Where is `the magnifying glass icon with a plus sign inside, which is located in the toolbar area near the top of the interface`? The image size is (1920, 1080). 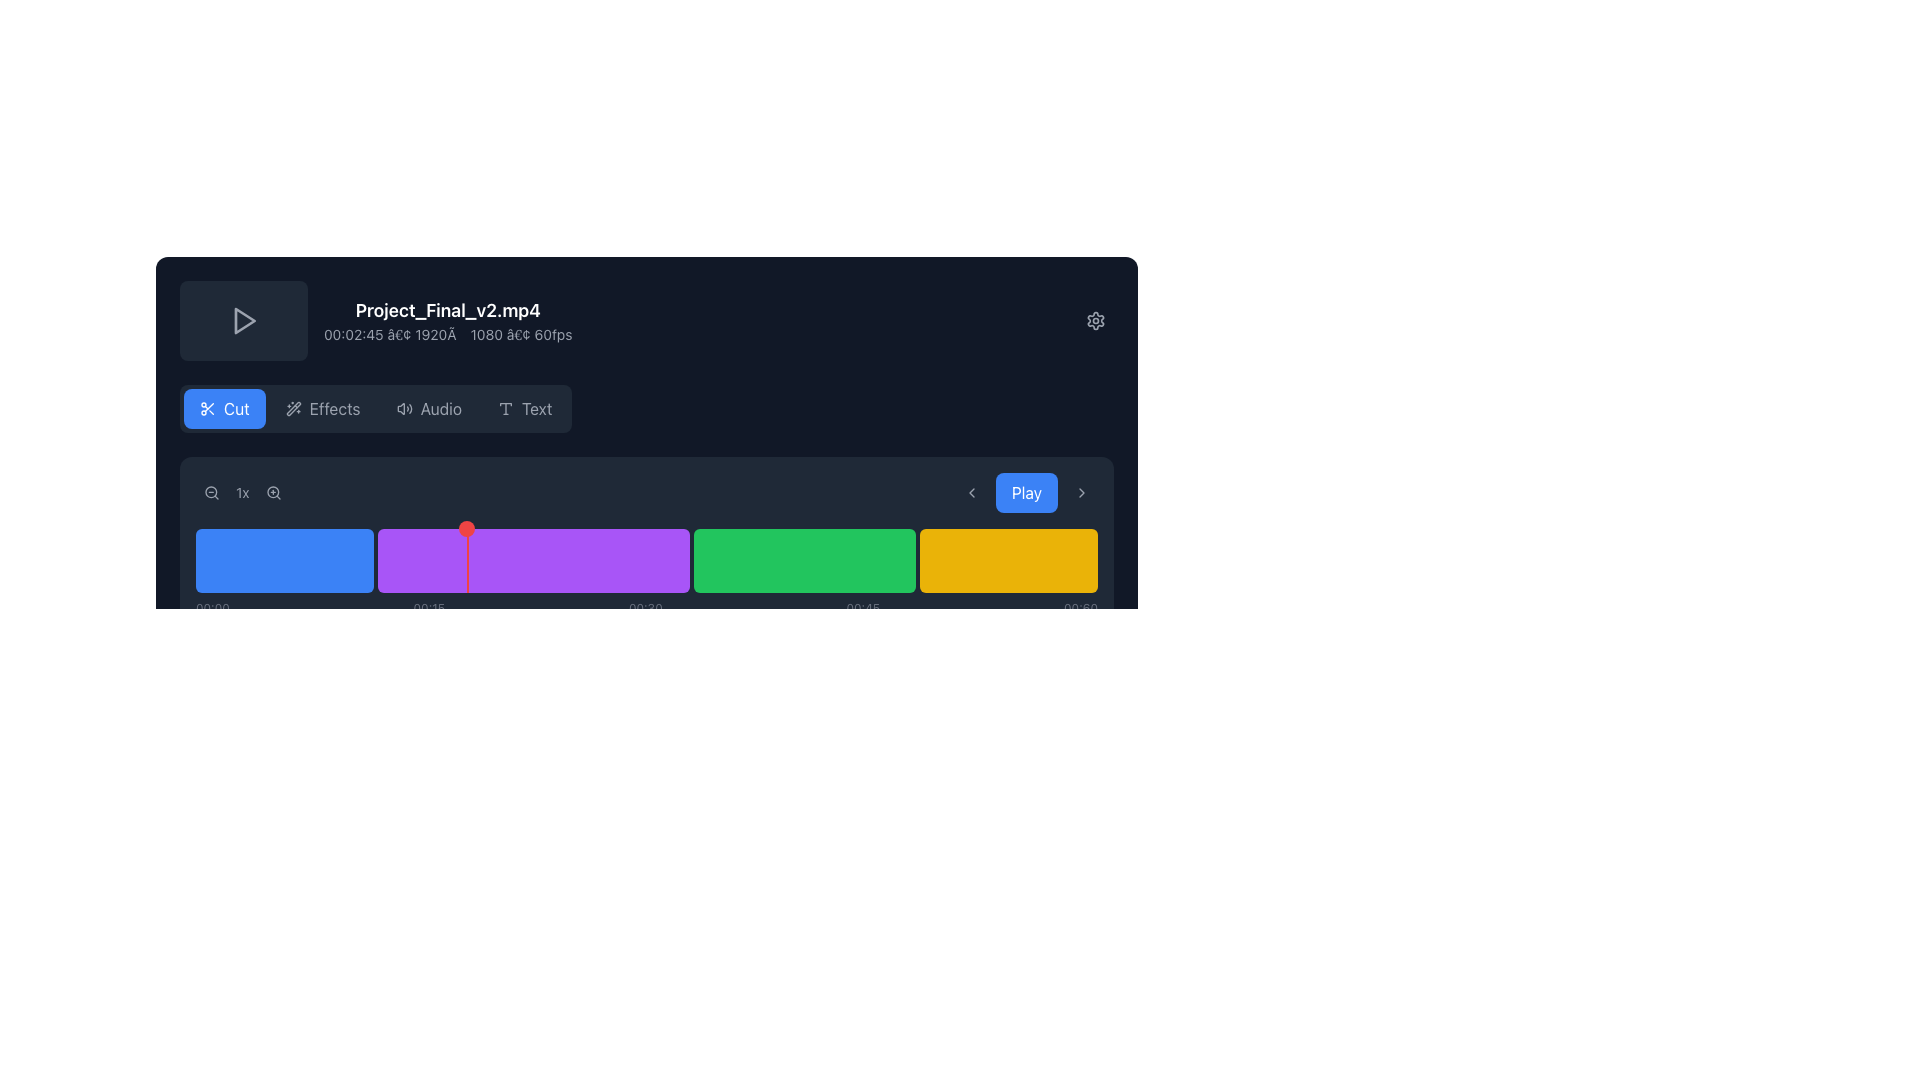 the magnifying glass icon with a plus sign inside, which is located in the toolbar area near the top of the interface is located at coordinates (272, 493).